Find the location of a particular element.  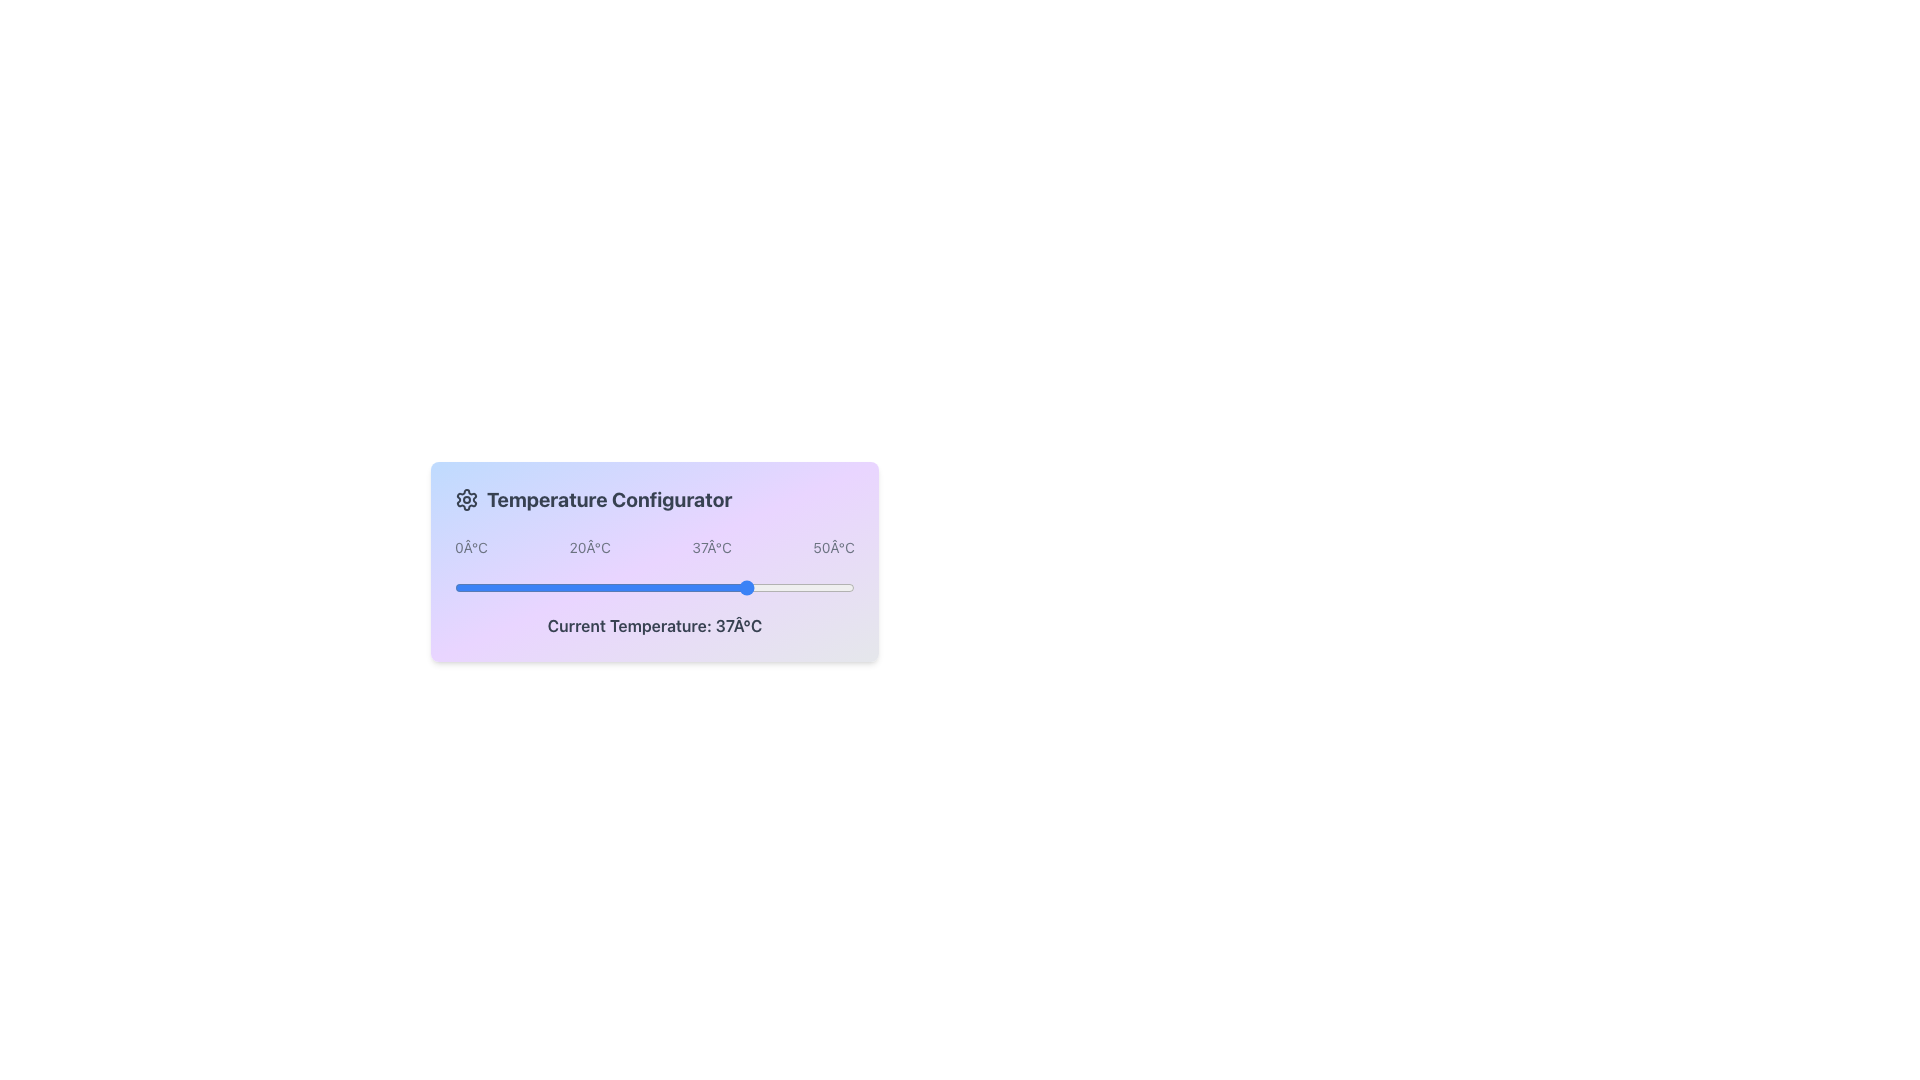

the temperature scale text label set that displays the values '0°C', '20°C', '37°C', and '50°C', which is located above the range slider and below the 'Temperature Configurator' header is located at coordinates (654, 547).